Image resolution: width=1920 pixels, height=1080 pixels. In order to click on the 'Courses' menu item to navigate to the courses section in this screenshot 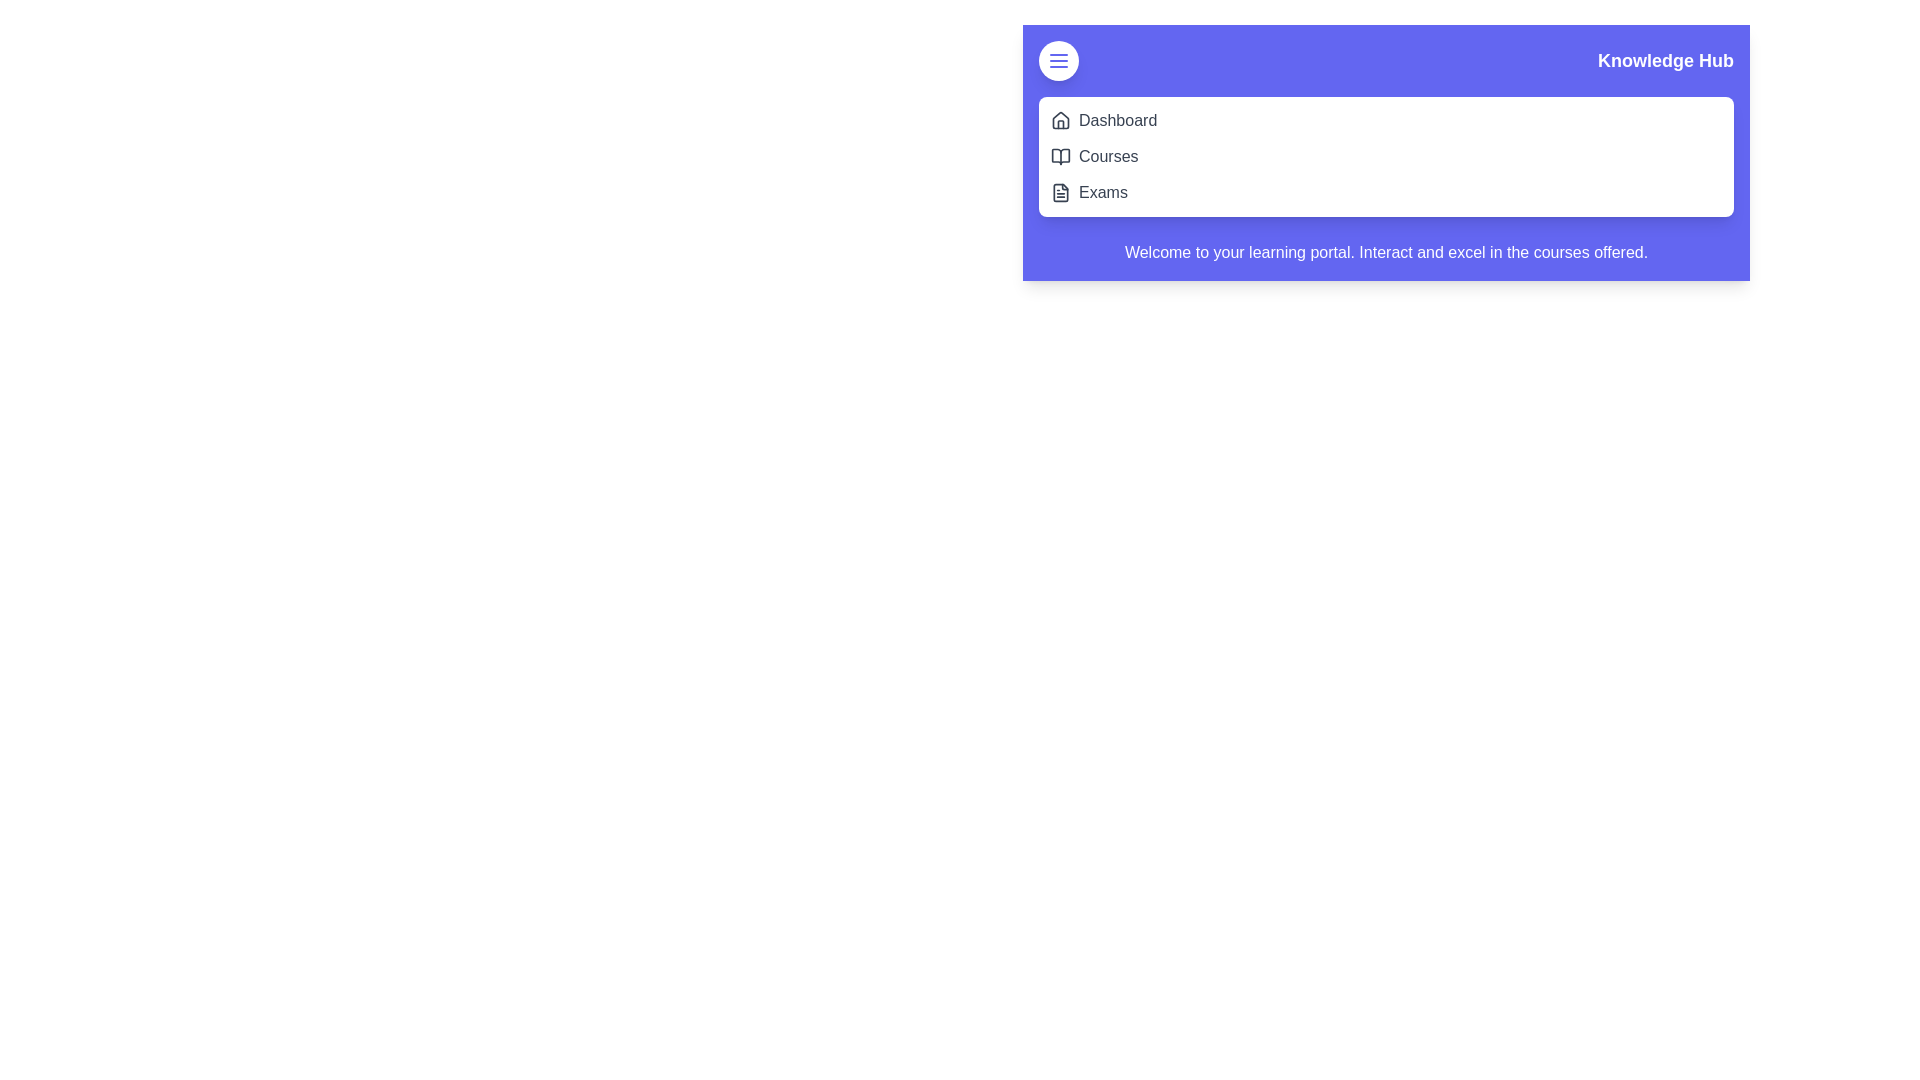, I will do `click(1107, 156)`.